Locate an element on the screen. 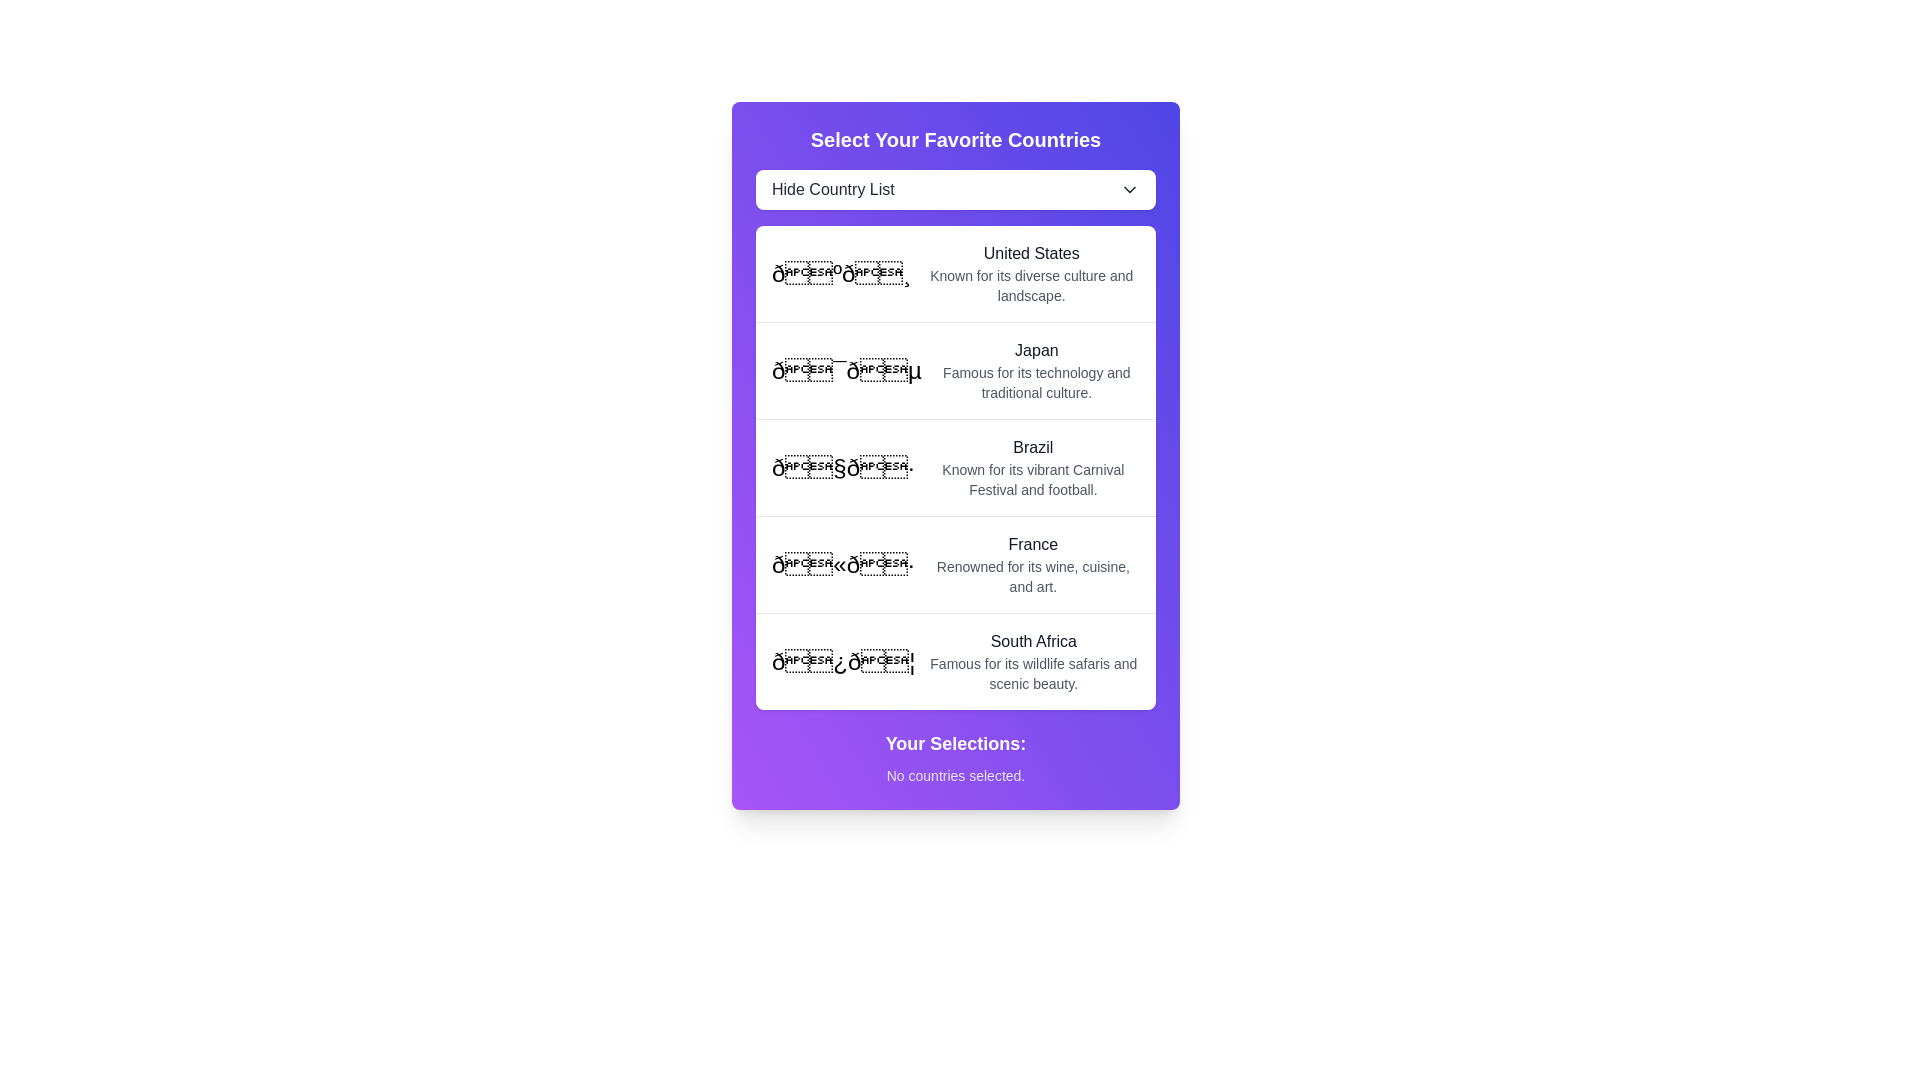 The image size is (1920, 1080). the text label displaying 'United States' is located at coordinates (1031, 253).